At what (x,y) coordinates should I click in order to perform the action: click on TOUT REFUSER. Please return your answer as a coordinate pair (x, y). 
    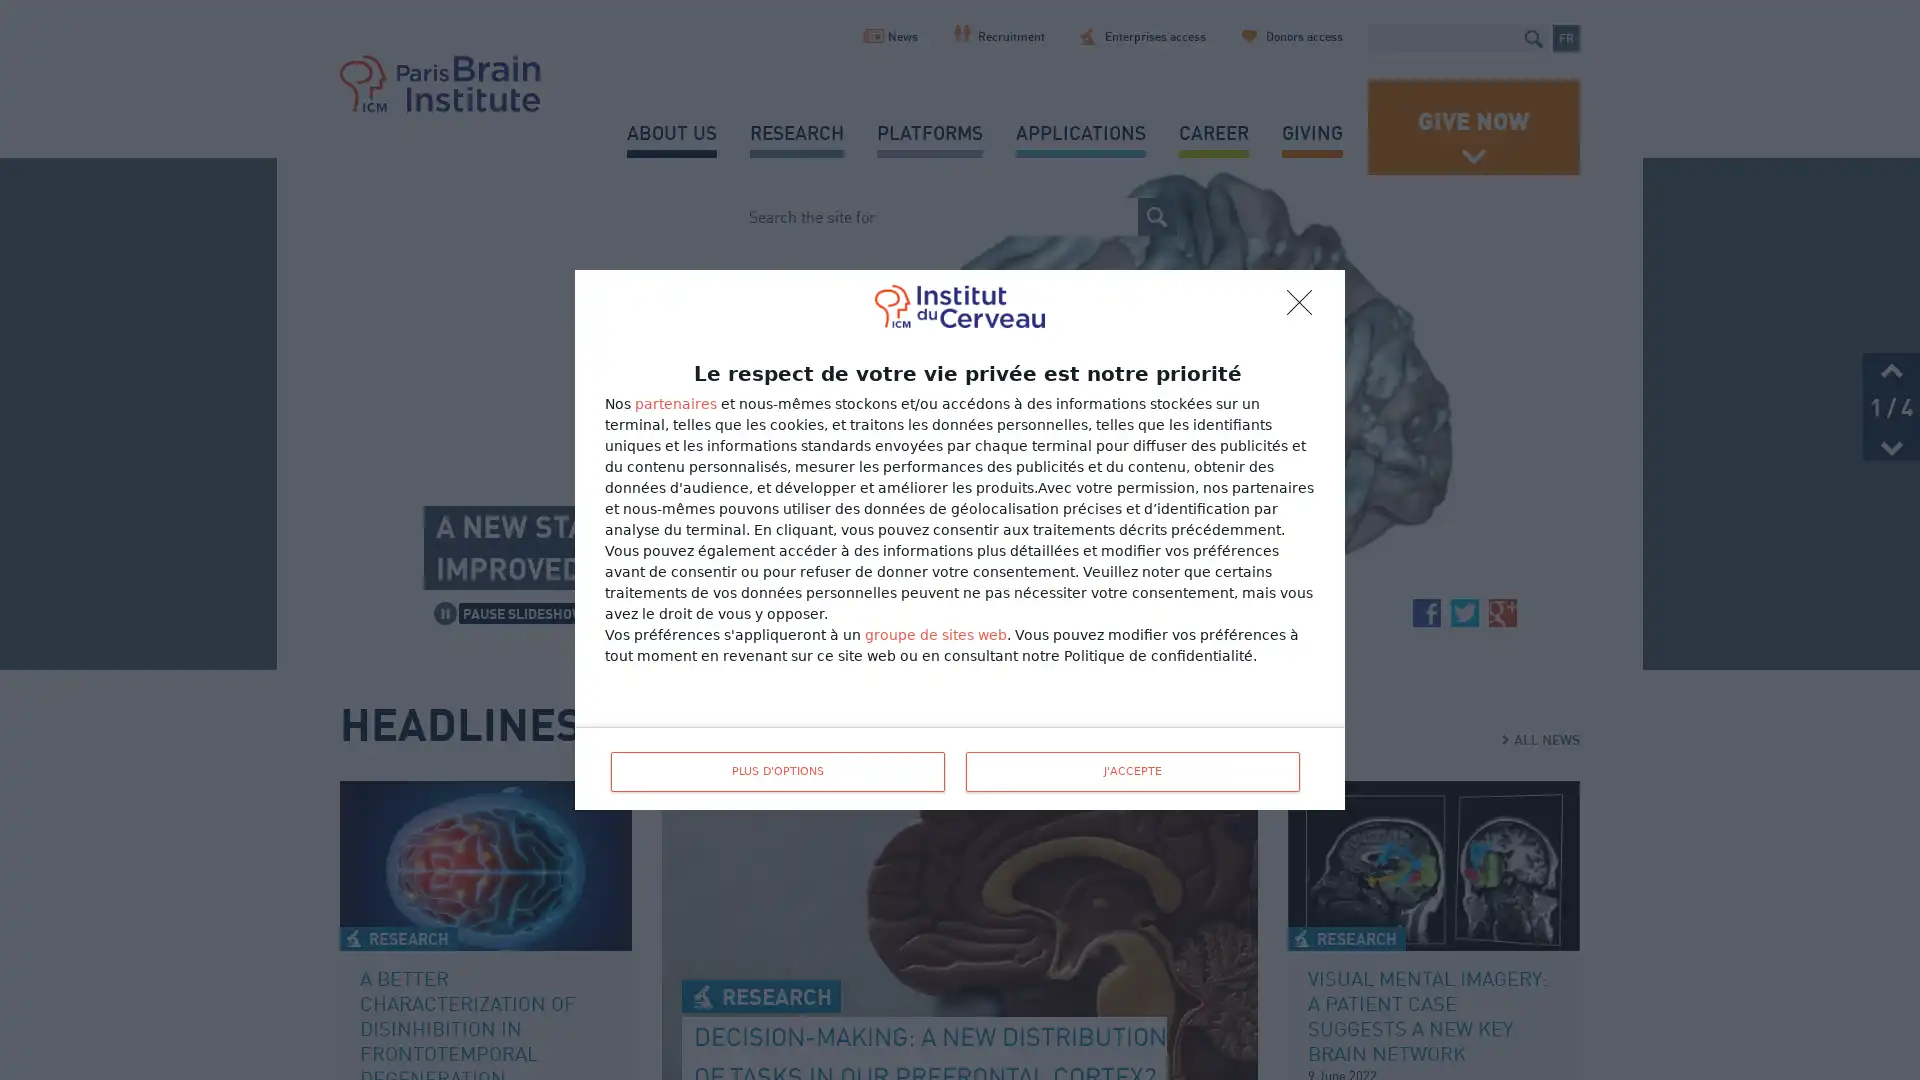
    Looking at the image, I should click on (1305, 308).